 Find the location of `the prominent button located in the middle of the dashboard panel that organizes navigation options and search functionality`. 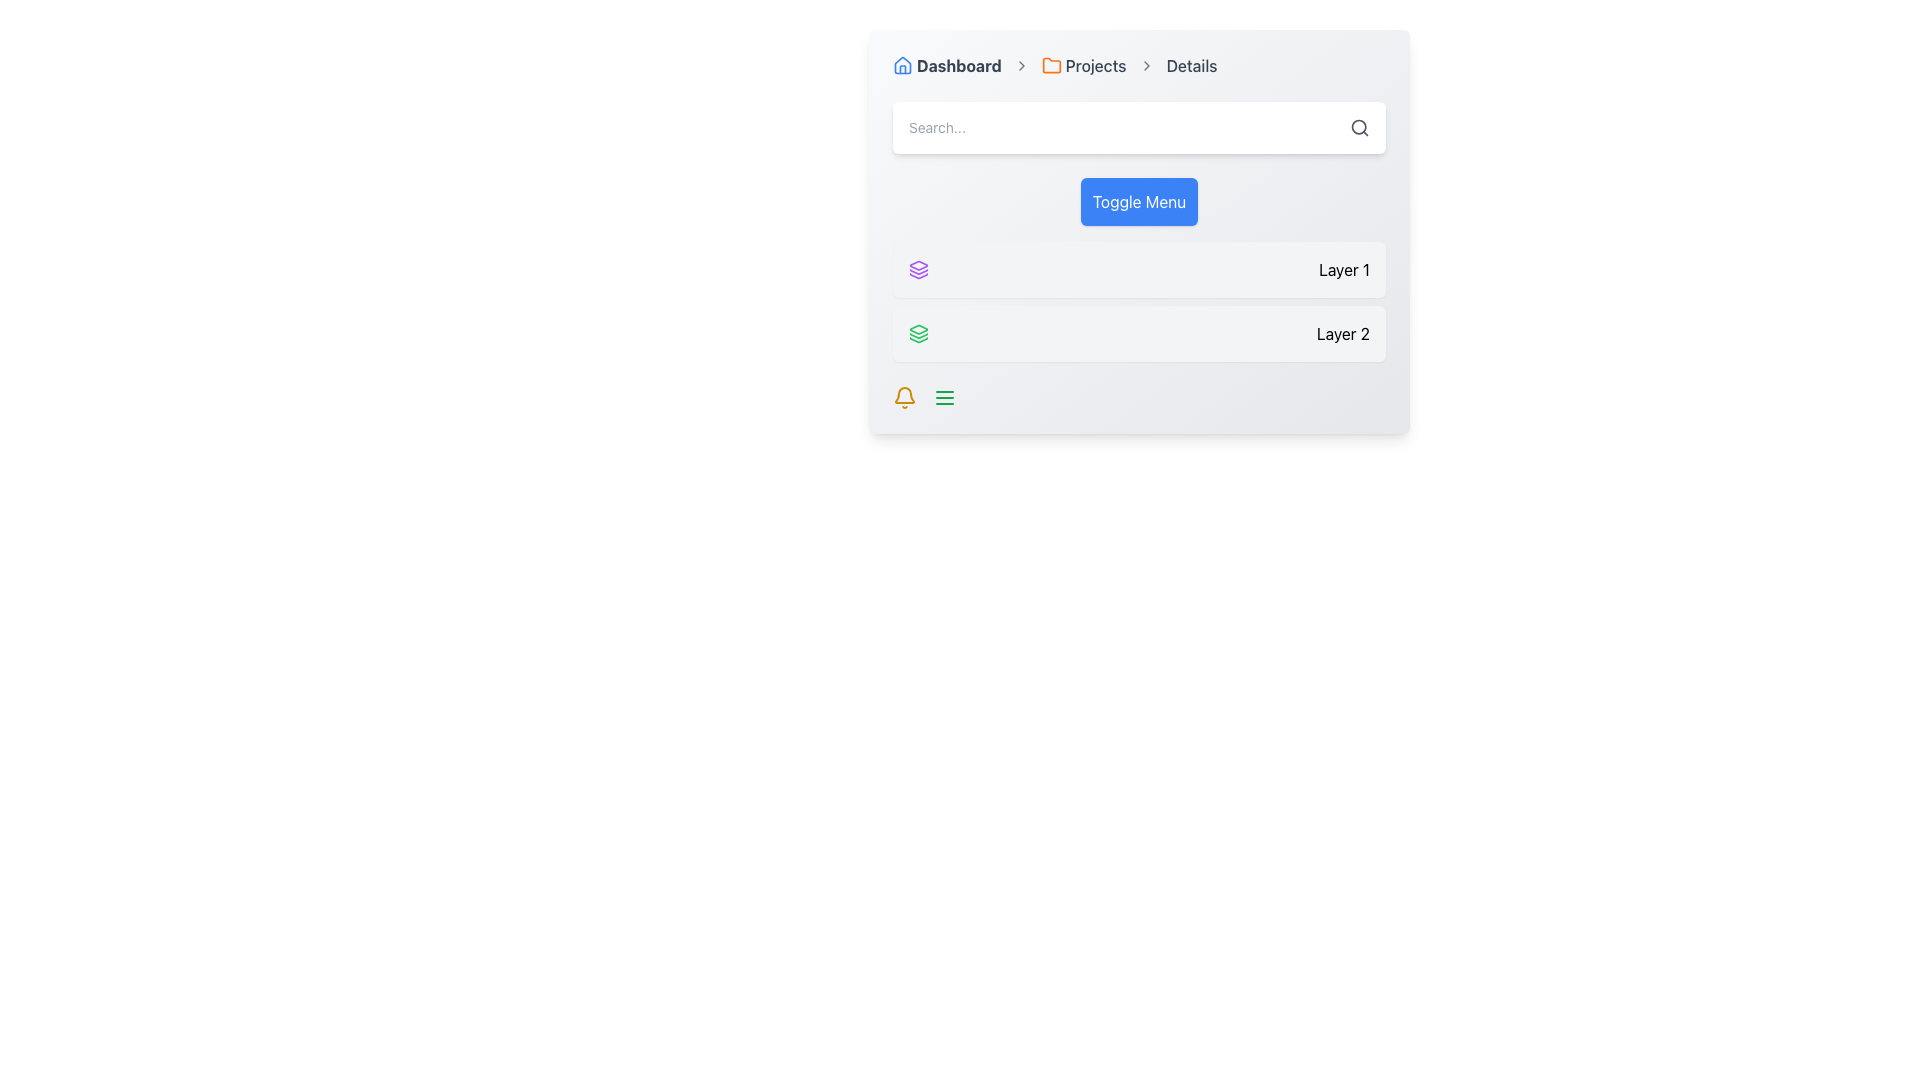

the prominent button located in the middle of the dashboard panel that organizes navigation options and search functionality is located at coordinates (1139, 230).